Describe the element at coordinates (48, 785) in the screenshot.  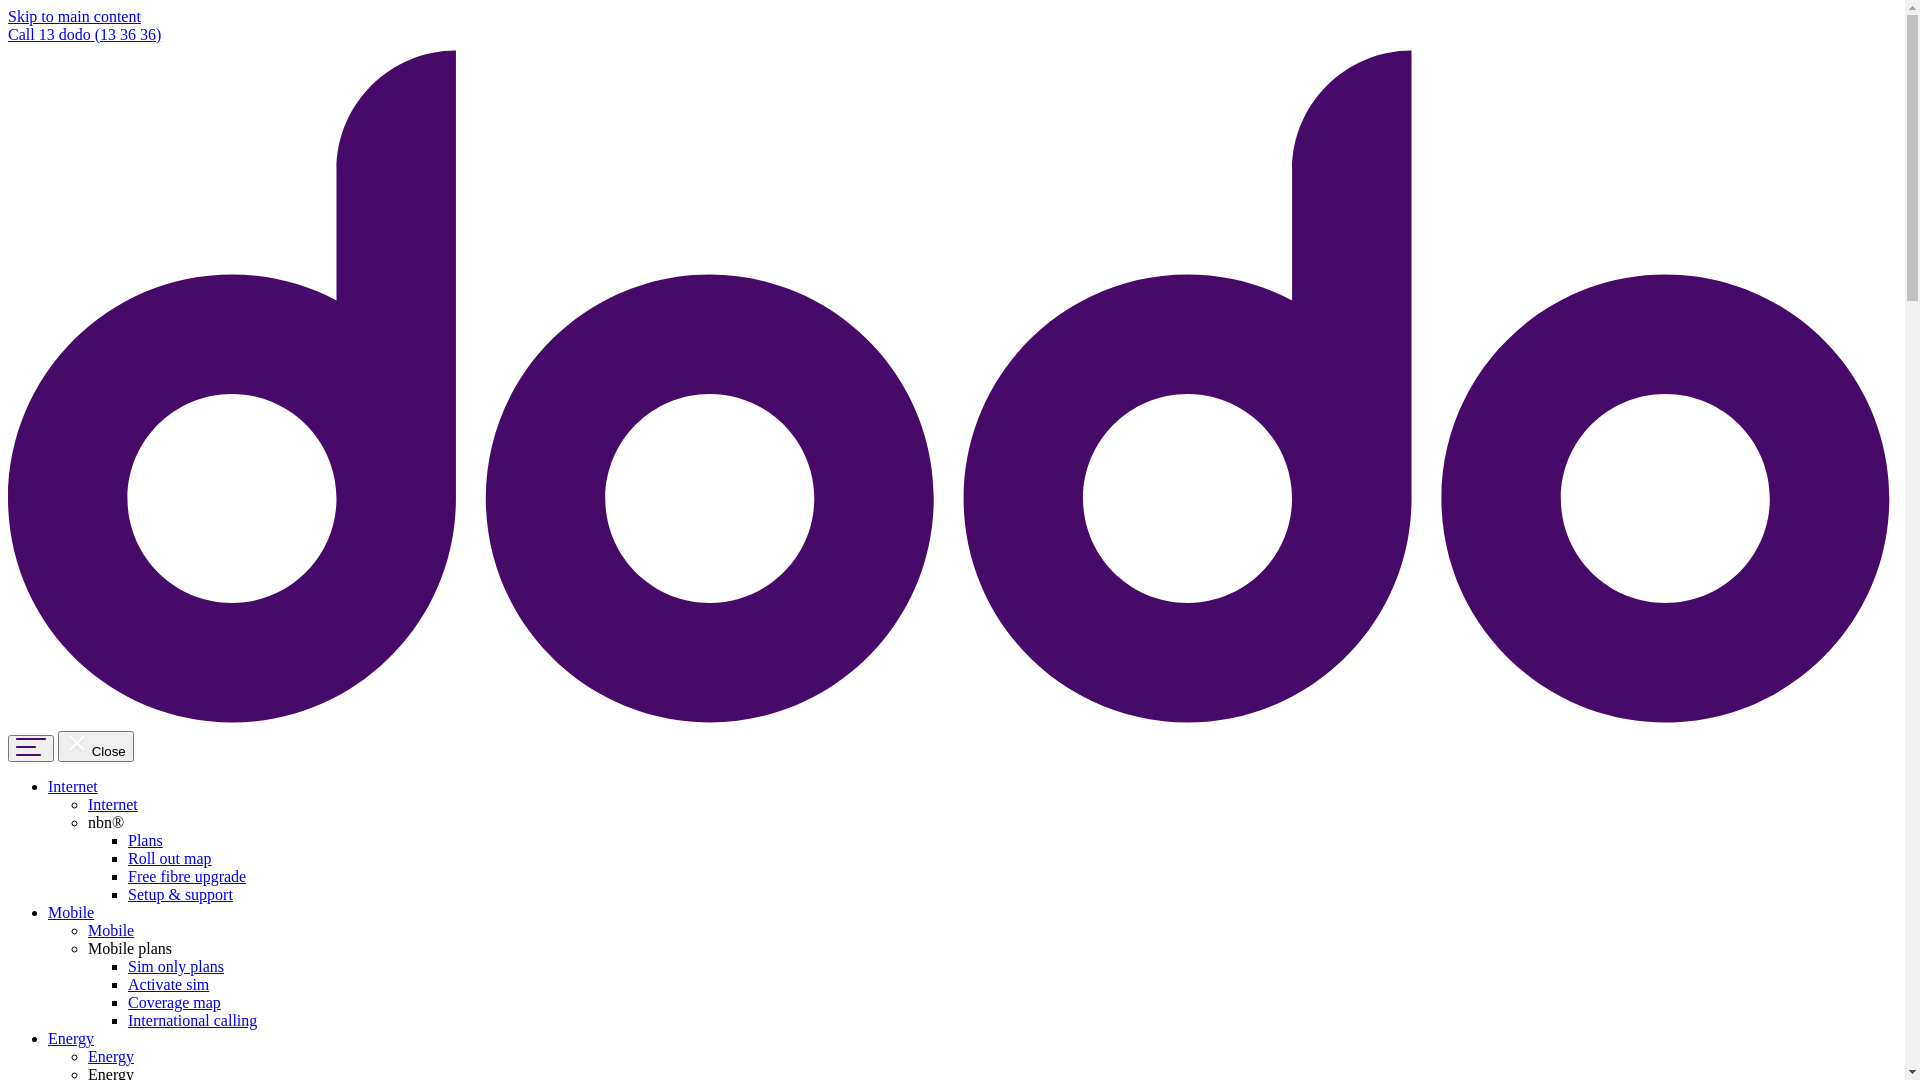
I see `'Internet'` at that location.